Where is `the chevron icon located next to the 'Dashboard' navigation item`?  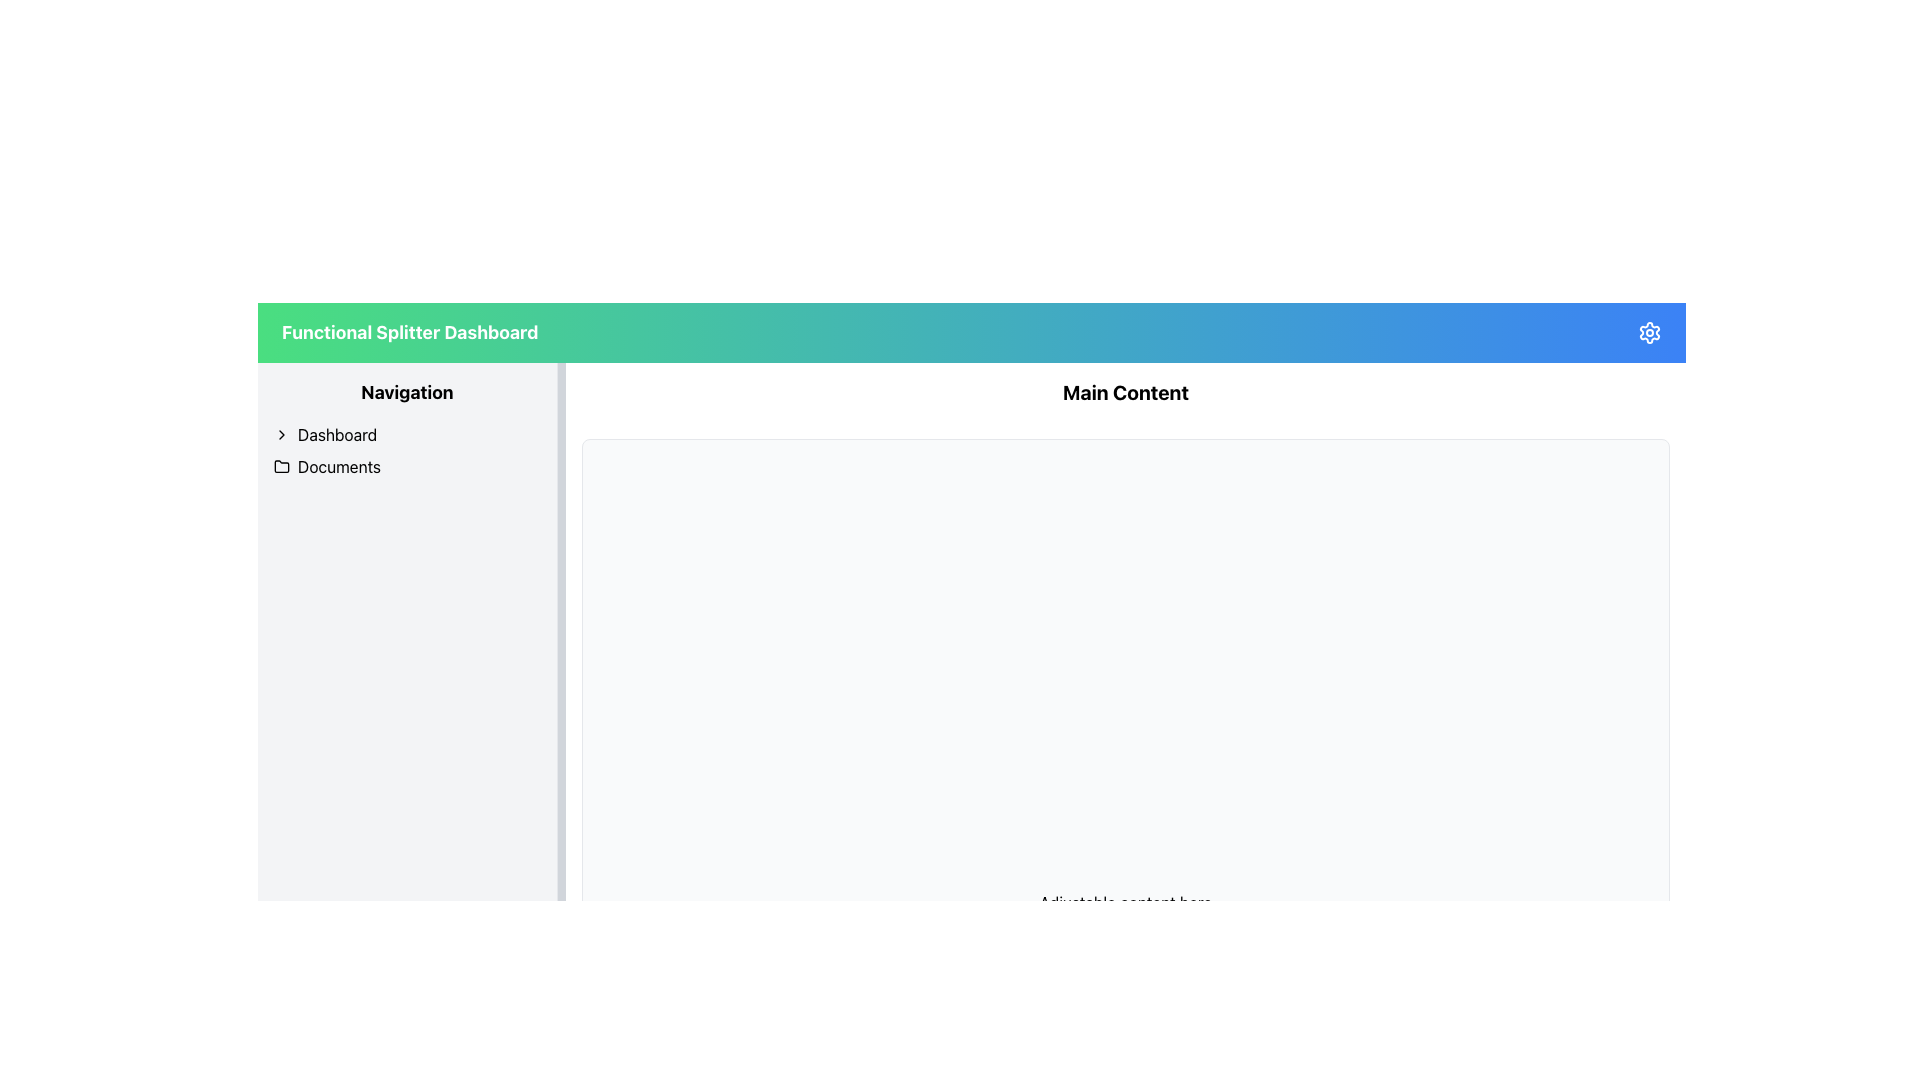
the chevron icon located next to the 'Dashboard' navigation item is located at coordinates (281, 434).